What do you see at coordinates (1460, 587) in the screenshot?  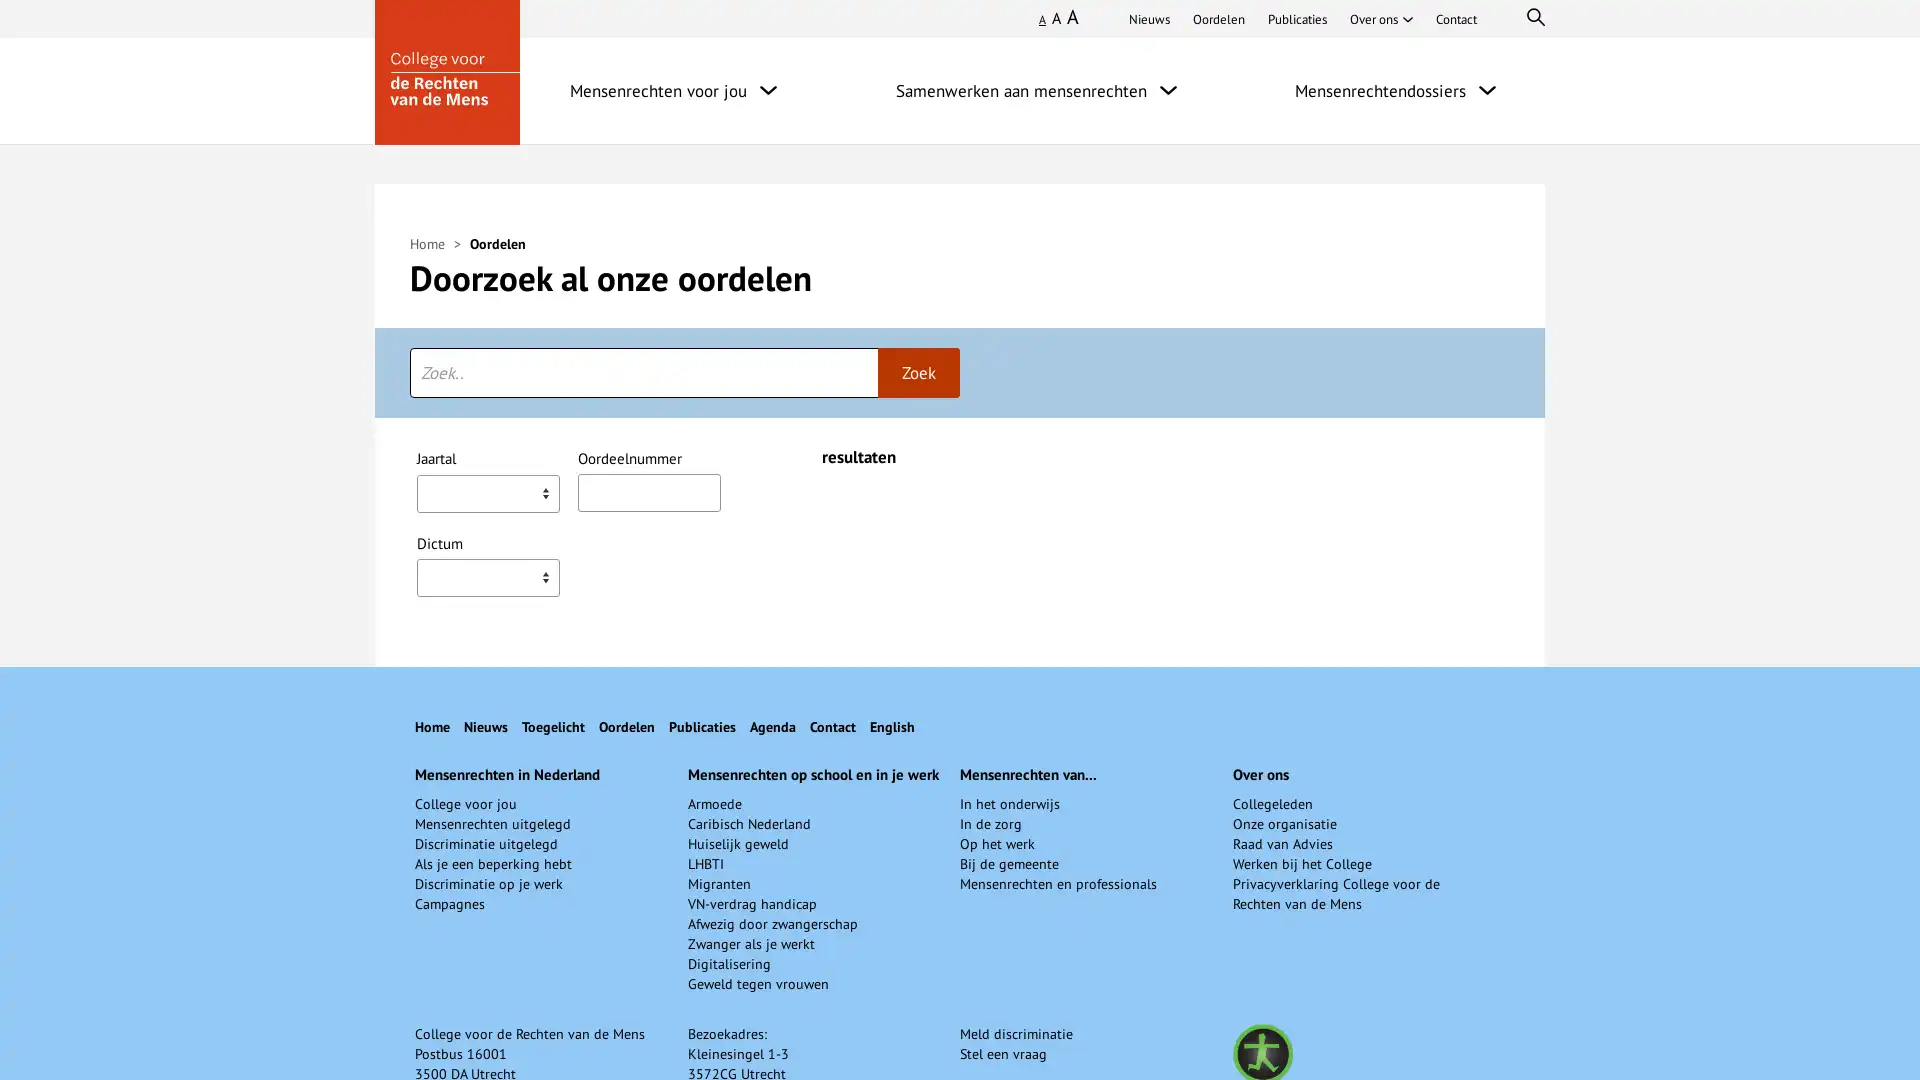 I see `Geslacht,` at bounding box center [1460, 587].